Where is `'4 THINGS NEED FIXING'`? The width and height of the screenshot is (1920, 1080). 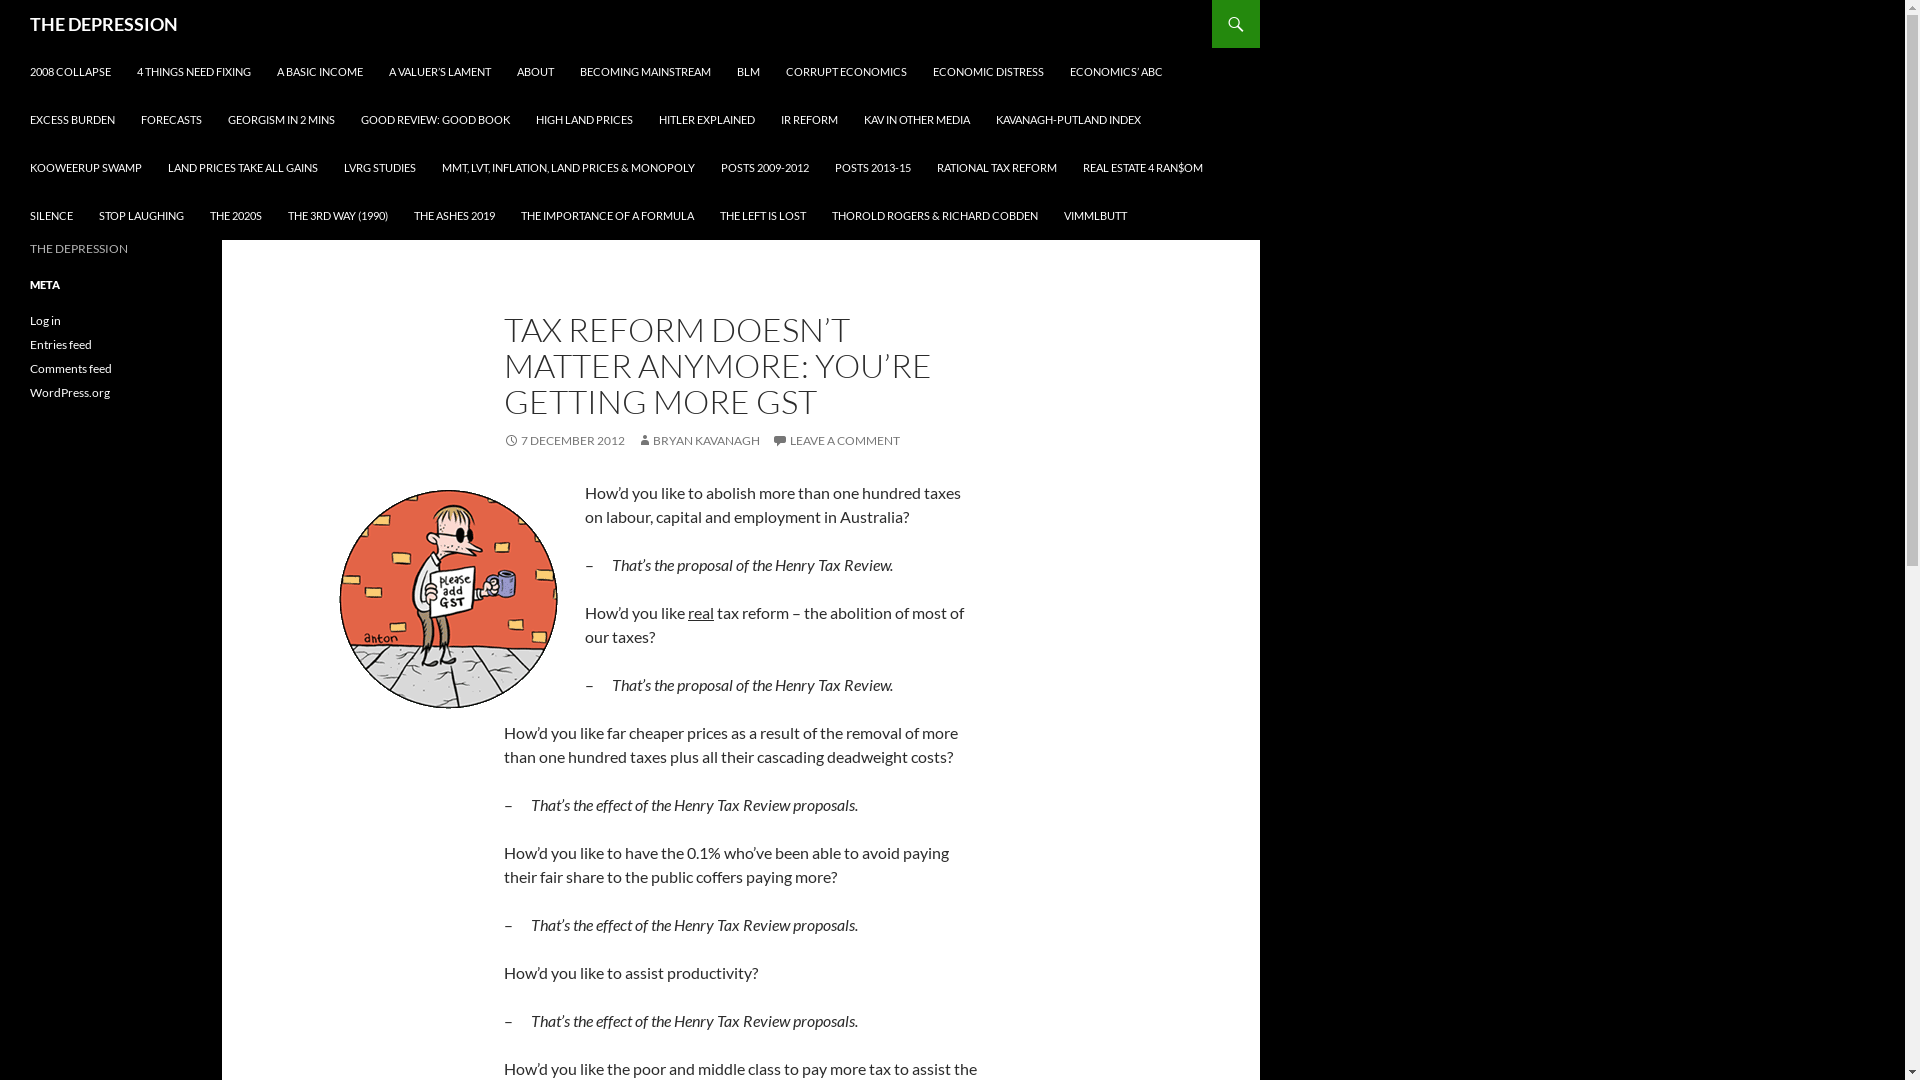
'4 THINGS NEED FIXING' is located at coordinates (193, 71).